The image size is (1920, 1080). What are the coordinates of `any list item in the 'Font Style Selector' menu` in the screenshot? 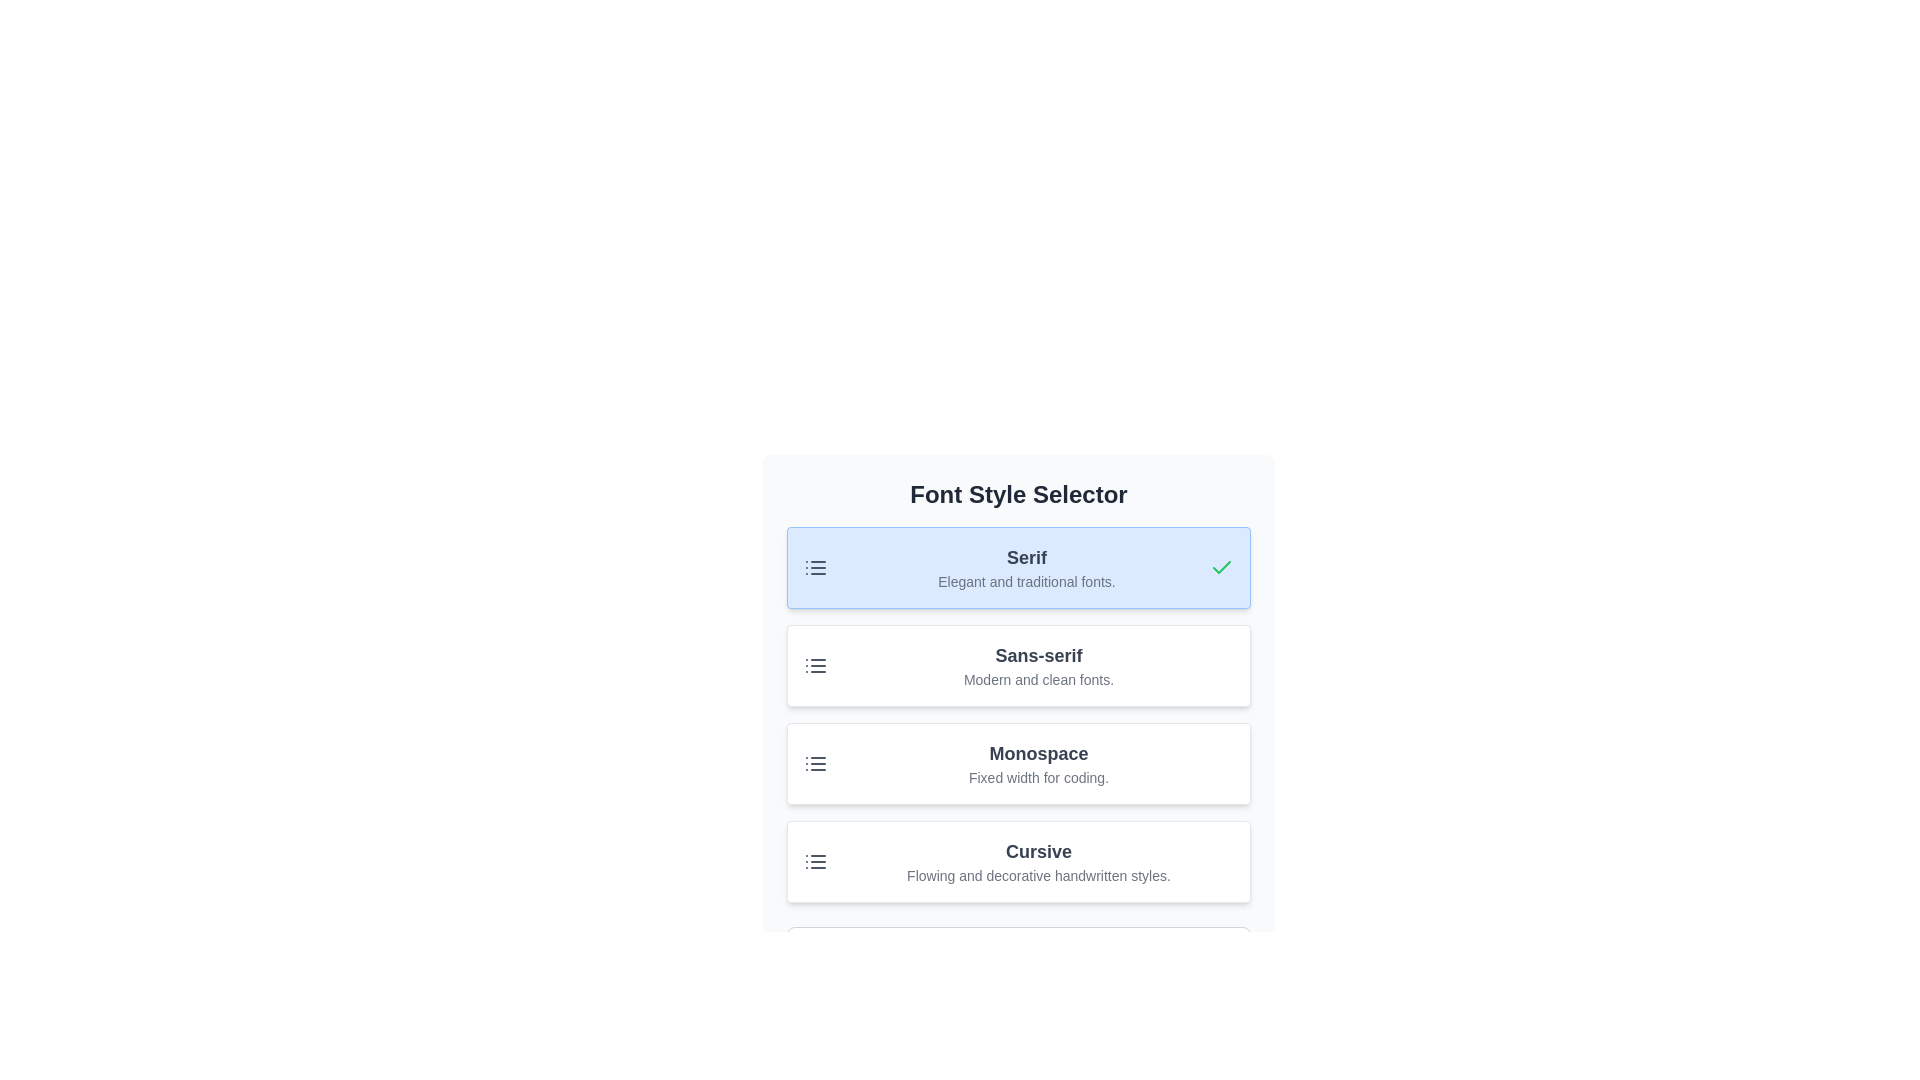 It's located at (1018, 713).